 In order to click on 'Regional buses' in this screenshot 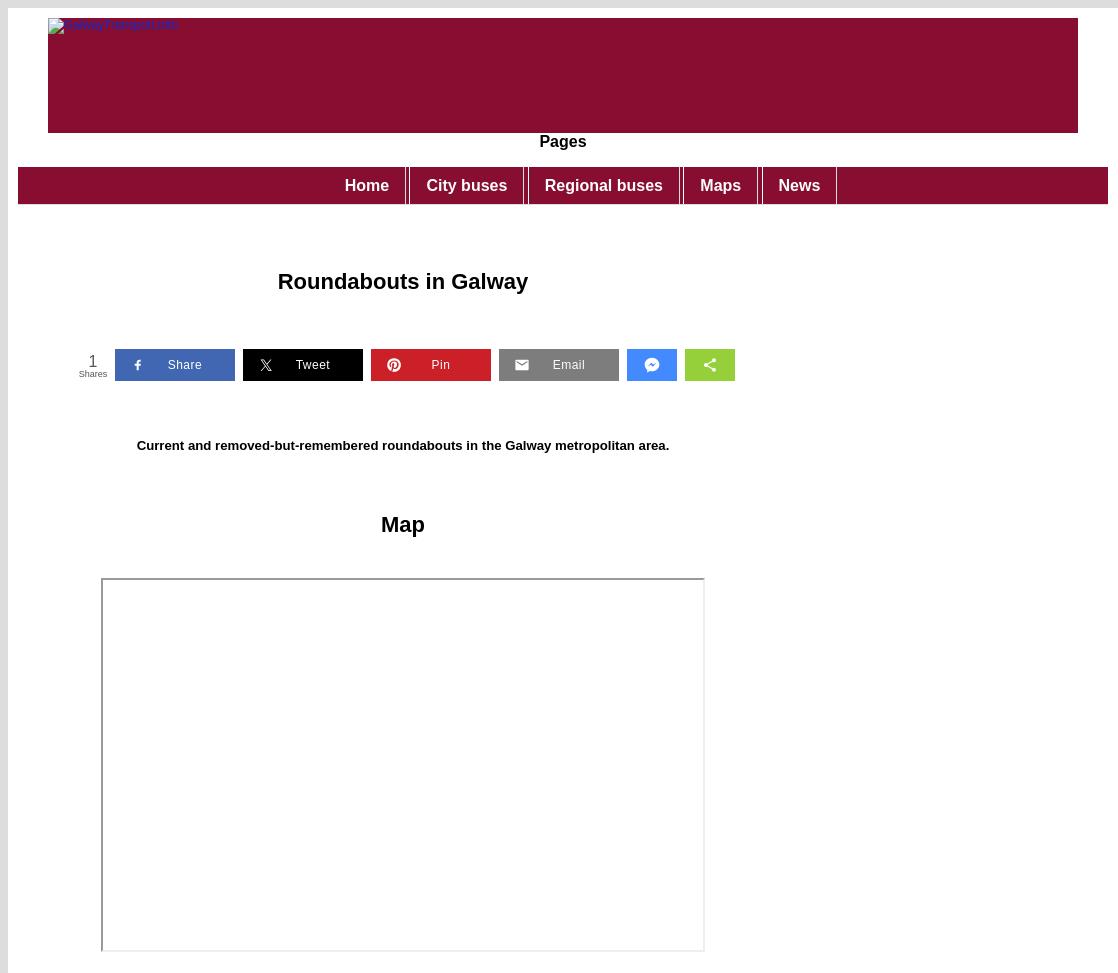, I will do `click(603, 184)`.